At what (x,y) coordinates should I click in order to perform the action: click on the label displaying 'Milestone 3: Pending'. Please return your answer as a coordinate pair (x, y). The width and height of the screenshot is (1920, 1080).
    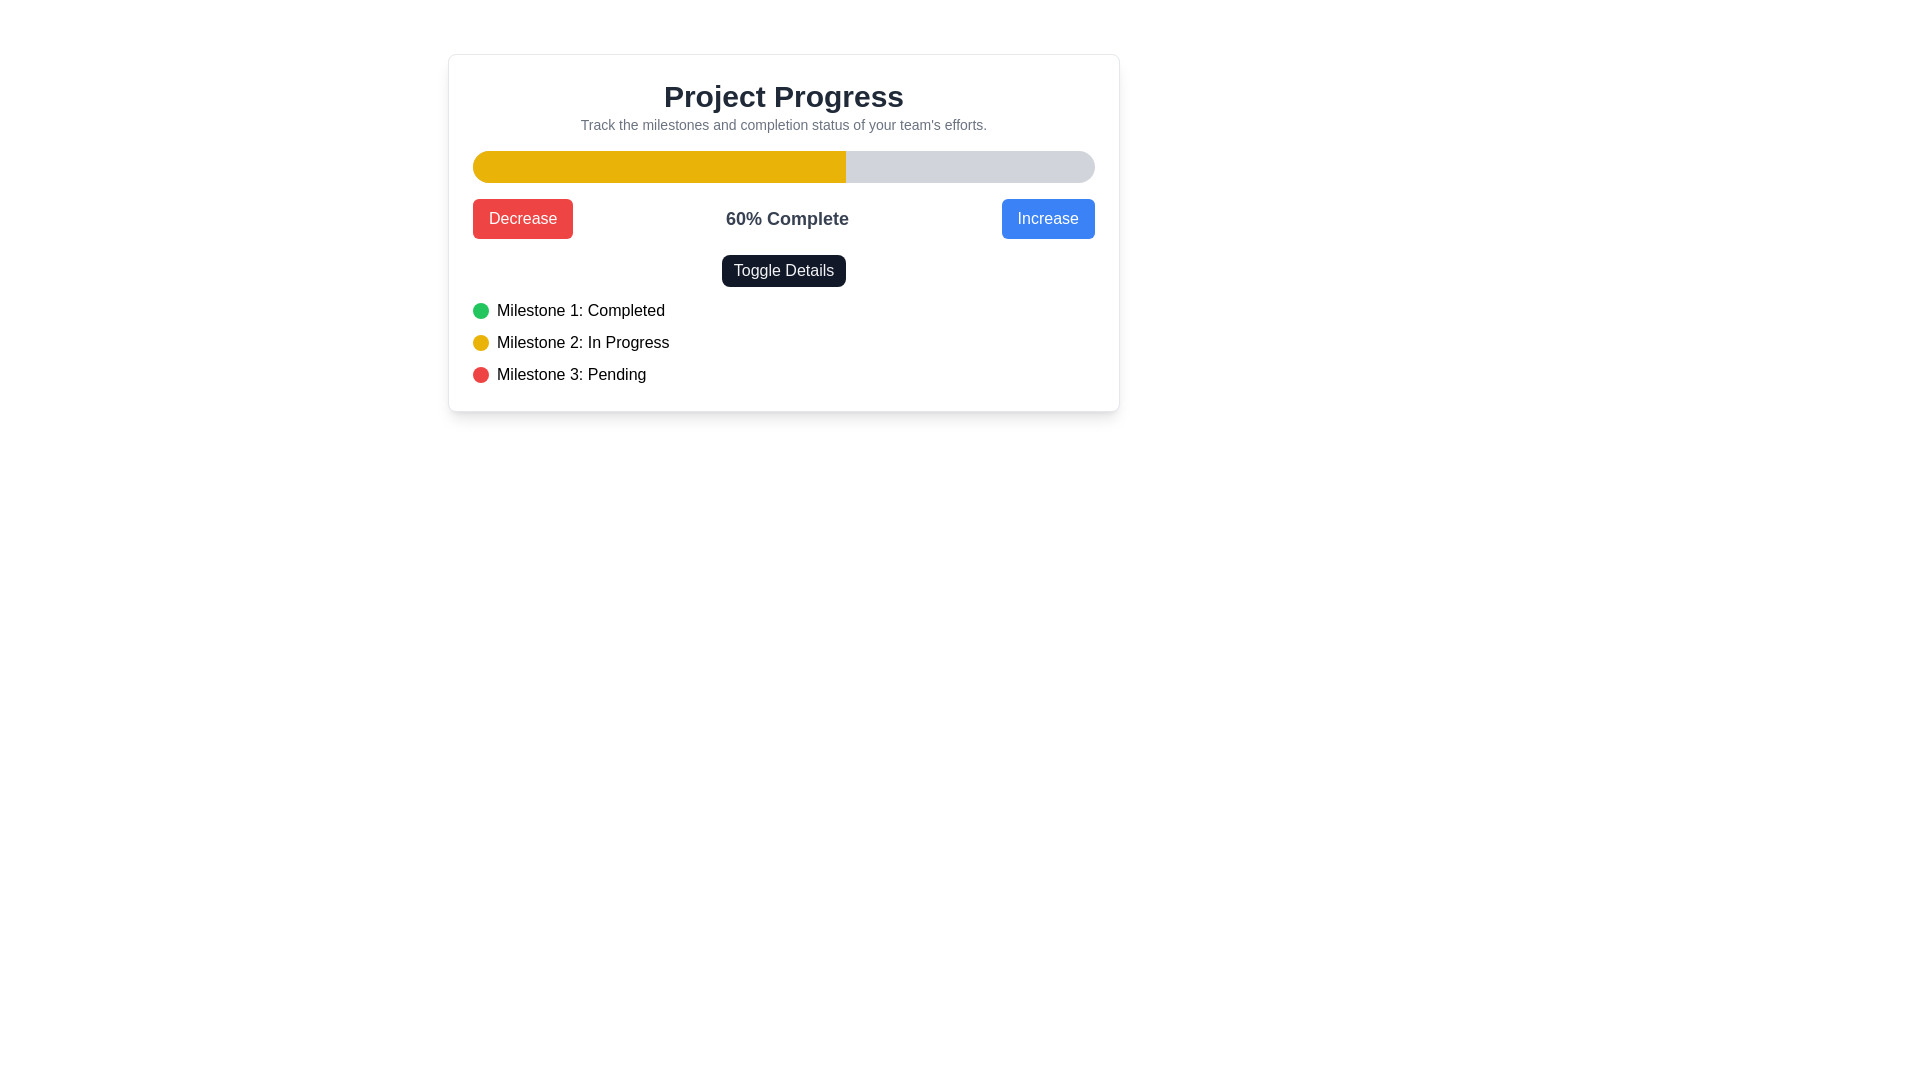
    Looking at the image, I should click on (570, 374).